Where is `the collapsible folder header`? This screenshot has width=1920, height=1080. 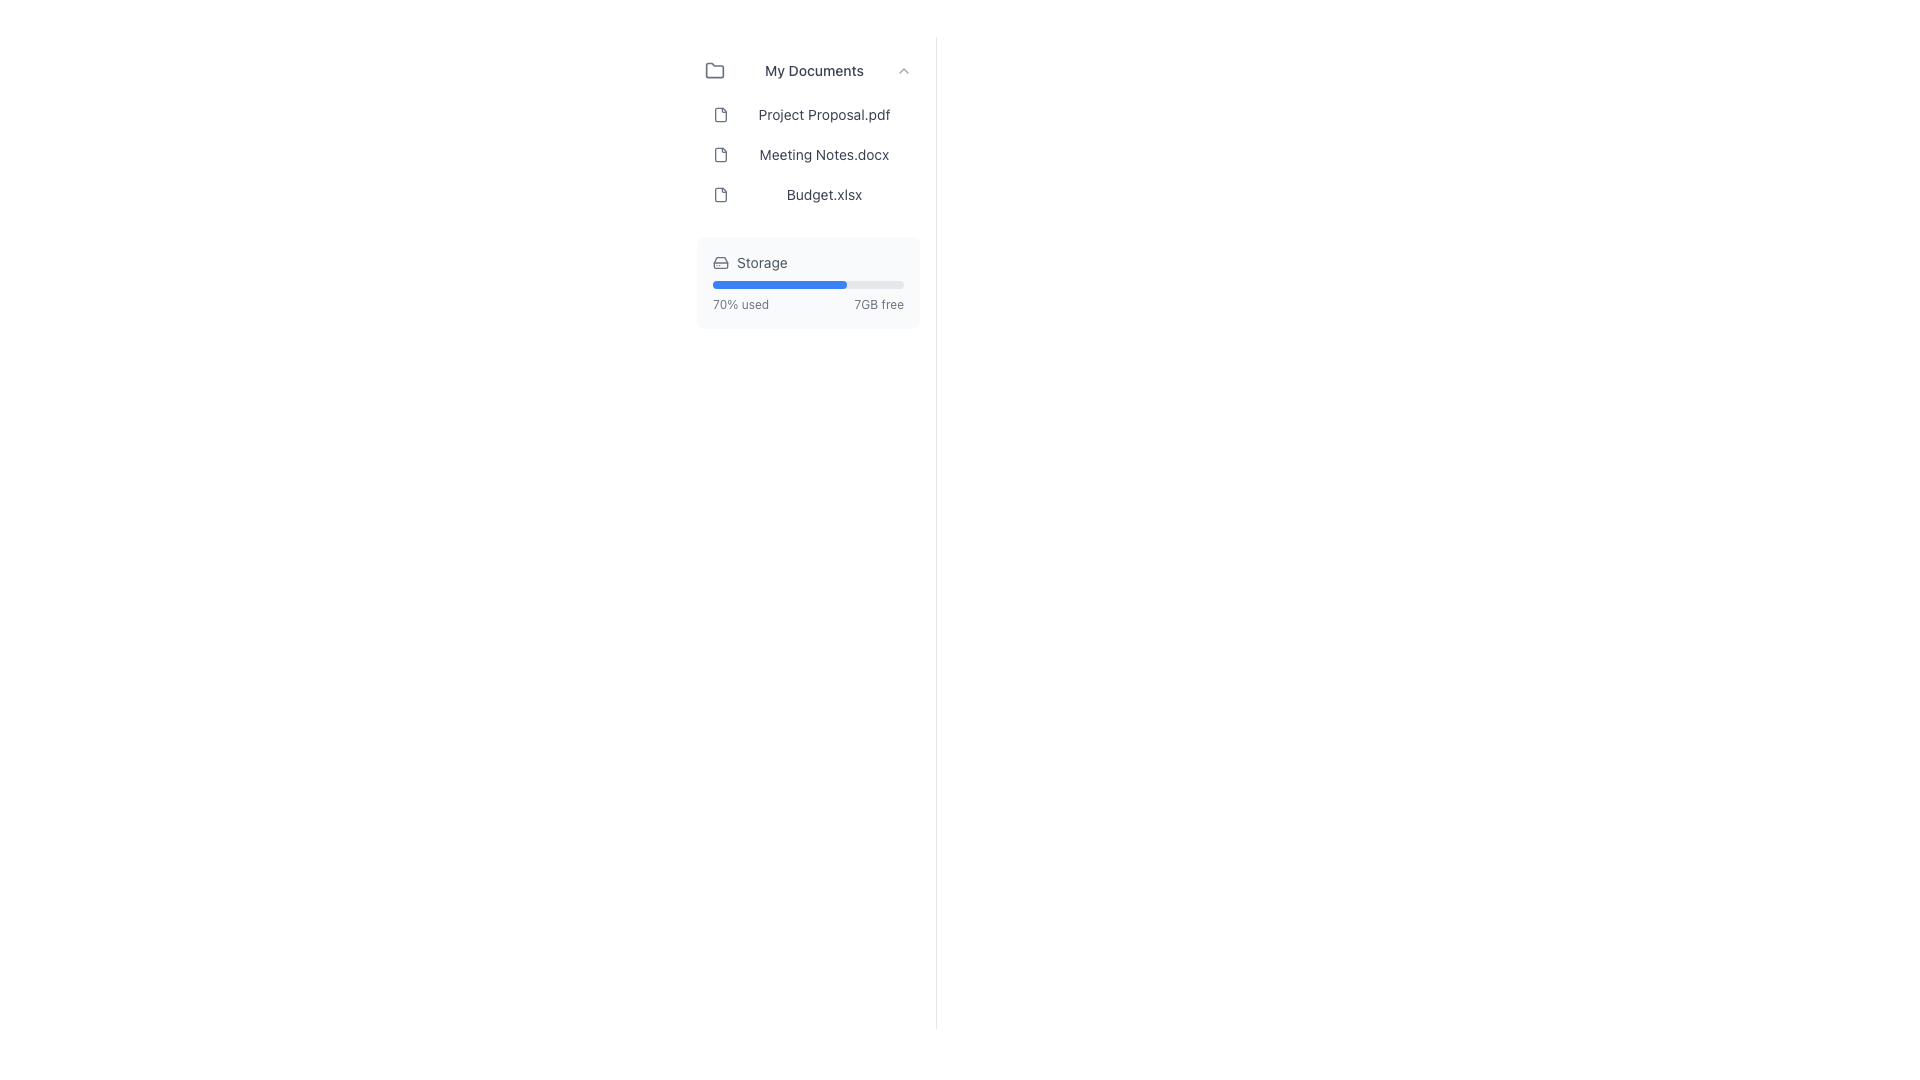
the collapsible folder header is located at coordinates (808, 69).